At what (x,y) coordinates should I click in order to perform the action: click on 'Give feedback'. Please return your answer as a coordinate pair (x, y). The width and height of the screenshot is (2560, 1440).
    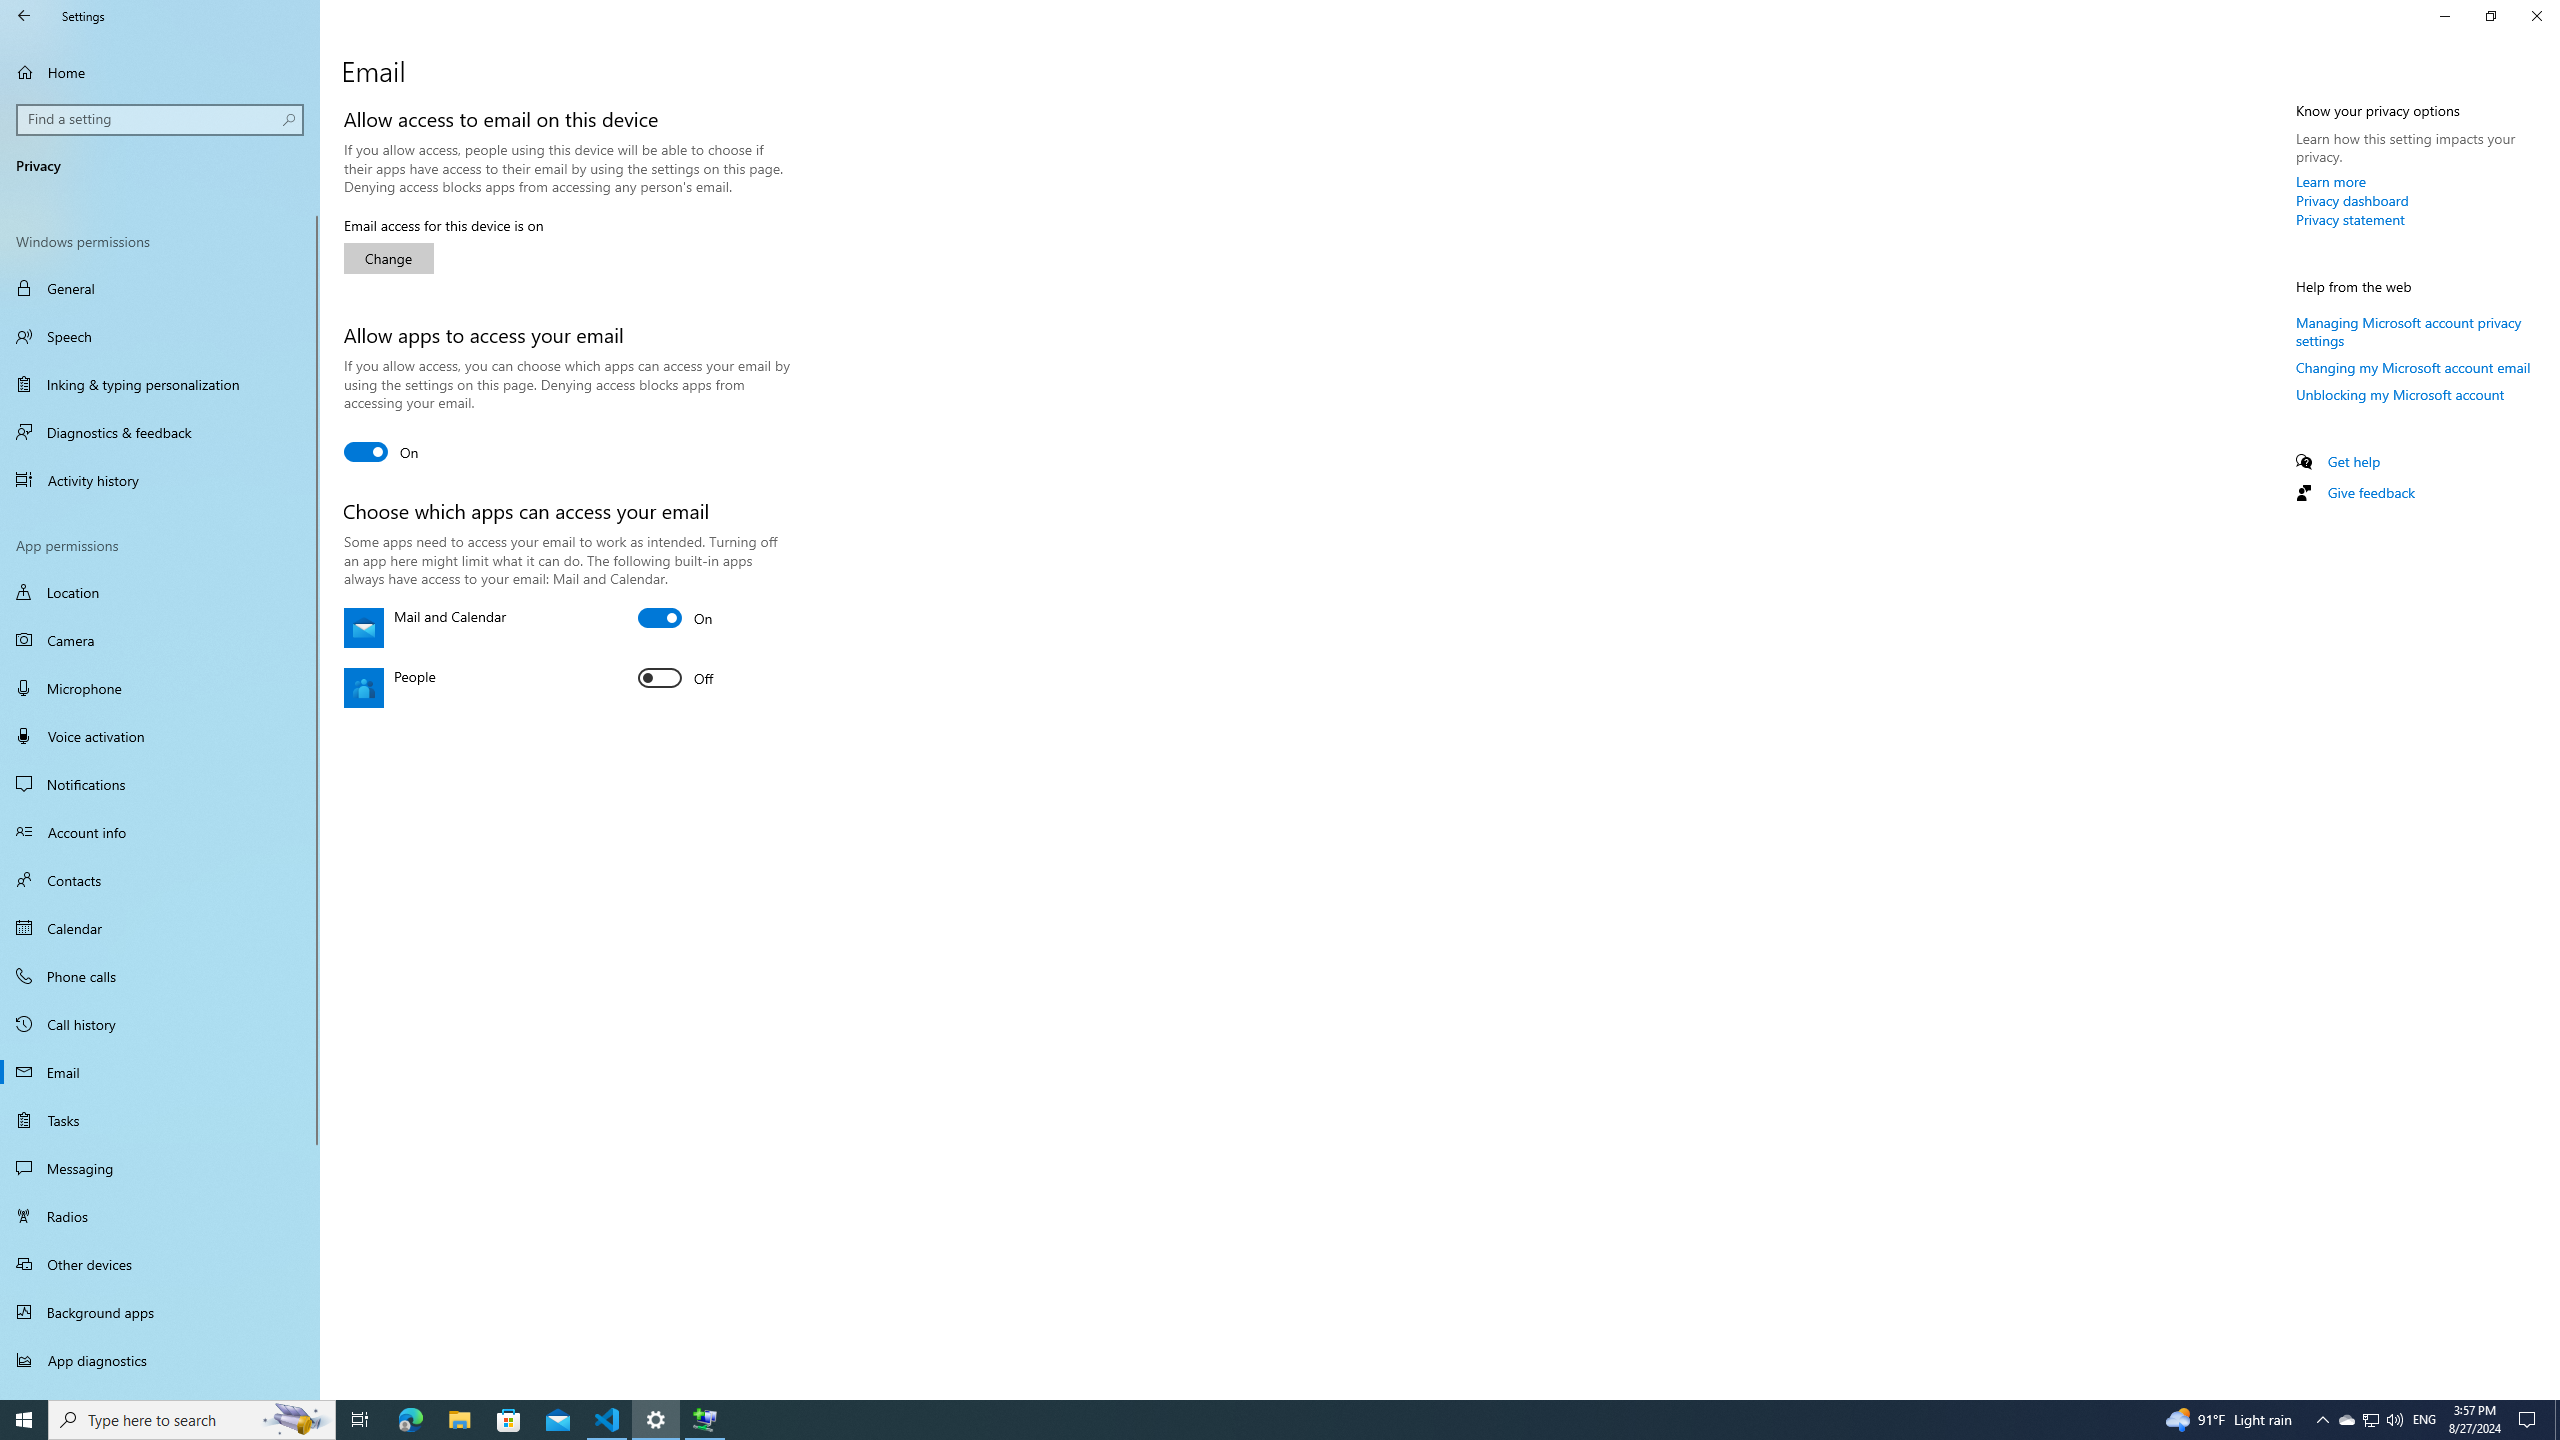
    Looking at the image, I should click on (2369, 491).